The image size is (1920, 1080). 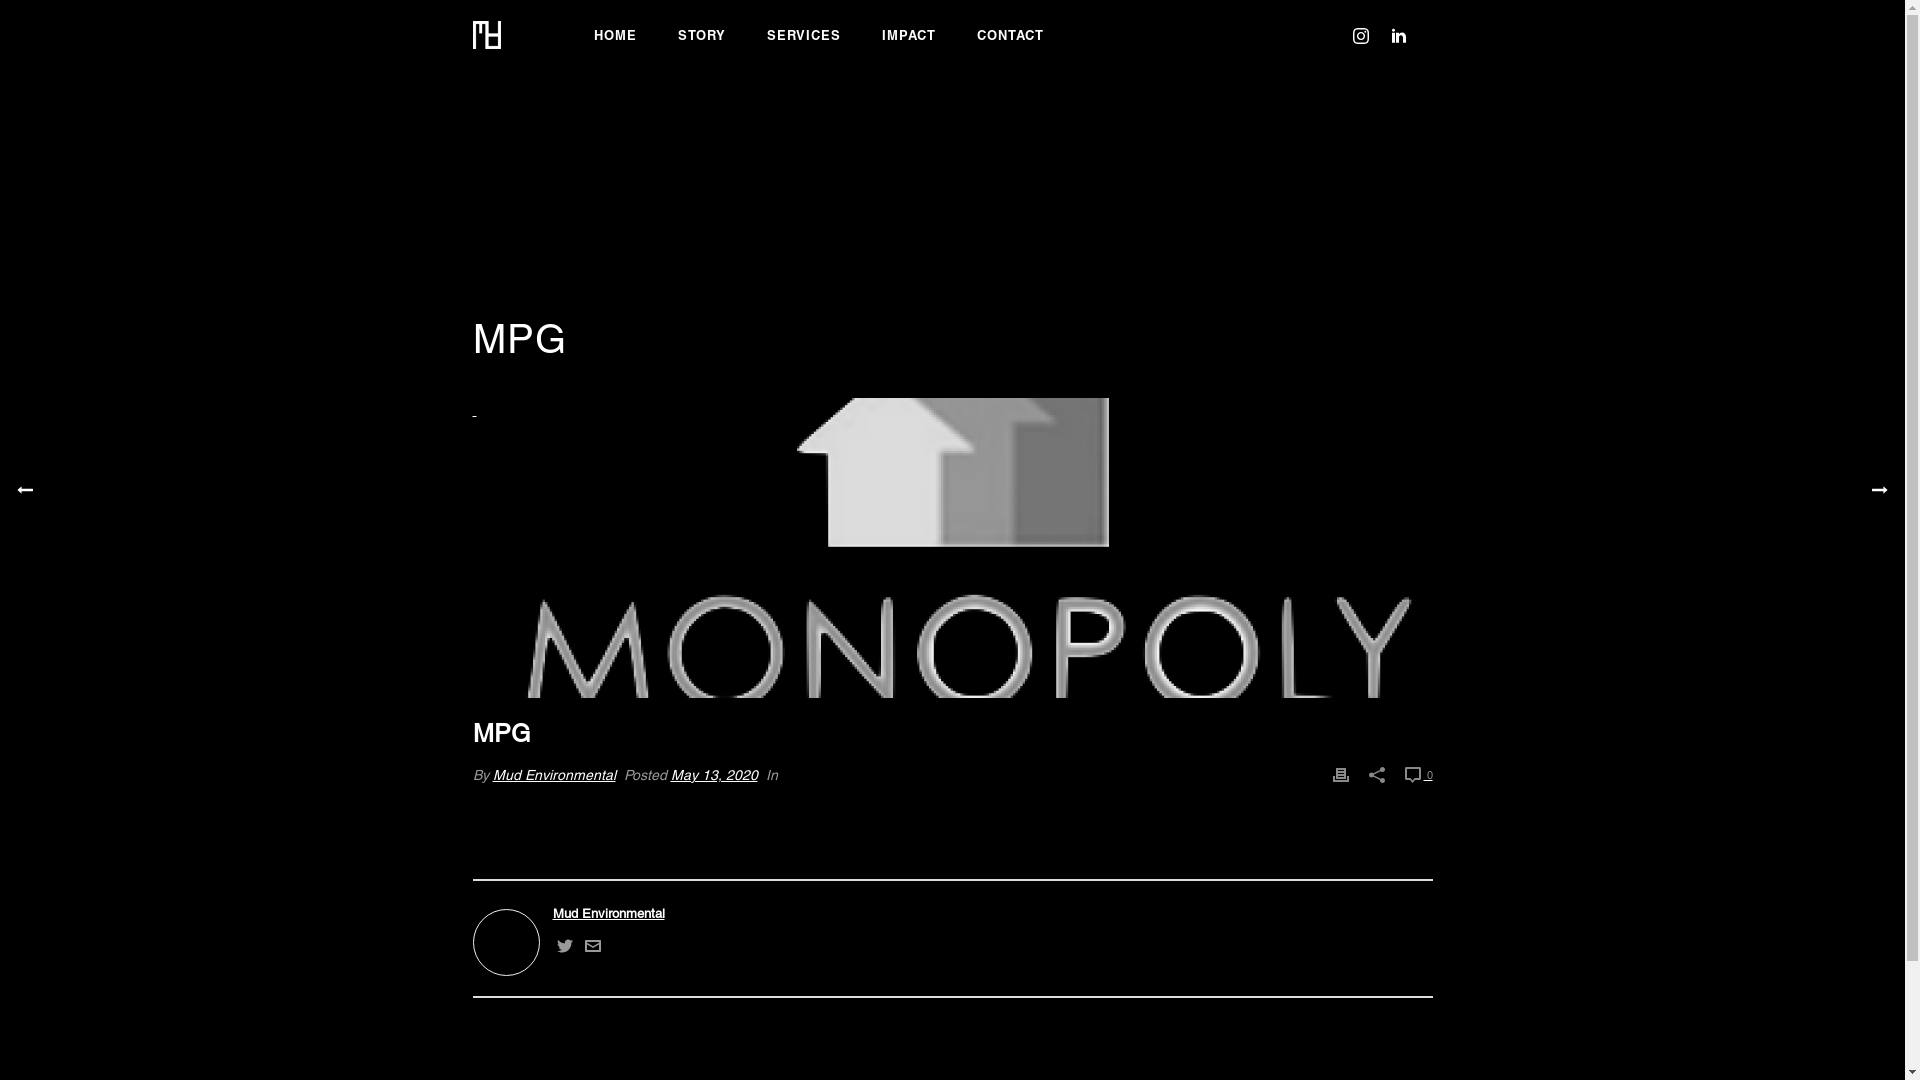 What do you see at coordinates (491, 773) in the screenshot?
I see `'Mud Environmental'` at bounding box center [491, 773].